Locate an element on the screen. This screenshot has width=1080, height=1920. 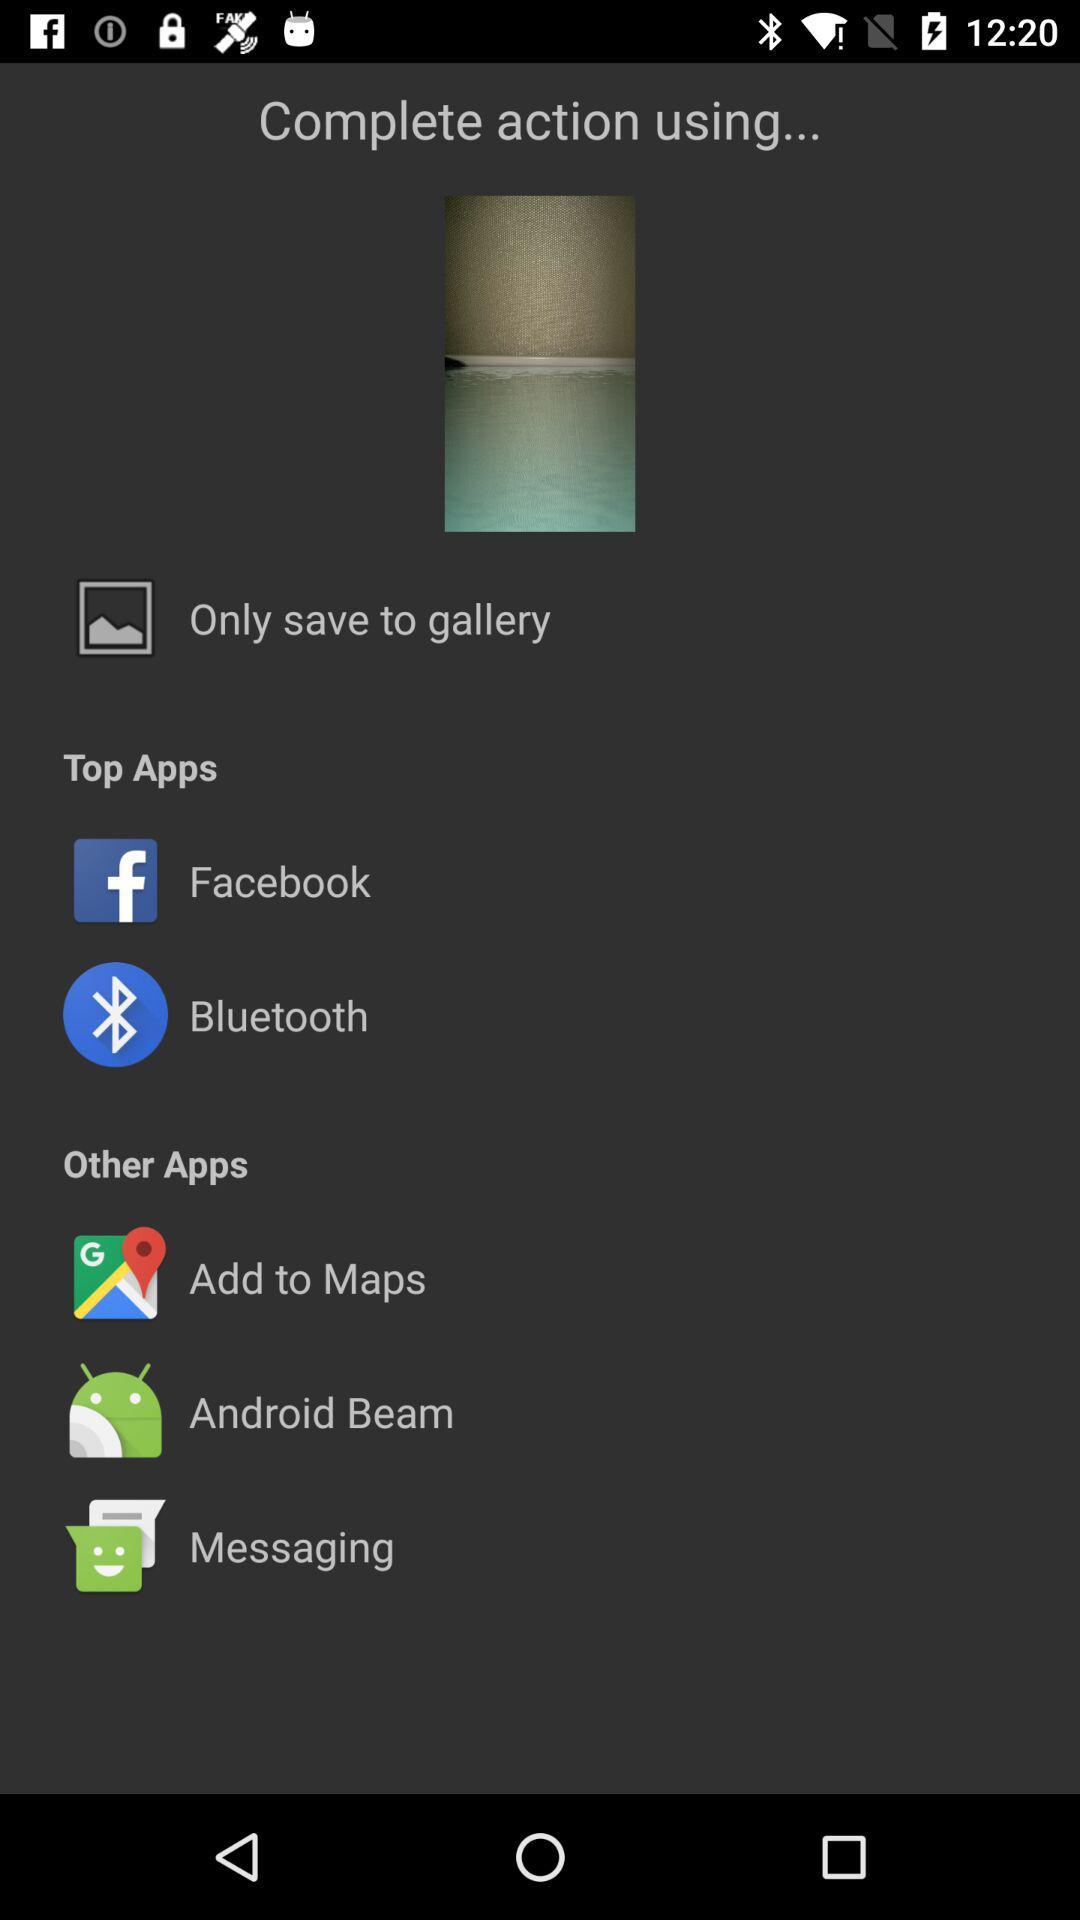
add to maps is located at coordinates (307, 1276).